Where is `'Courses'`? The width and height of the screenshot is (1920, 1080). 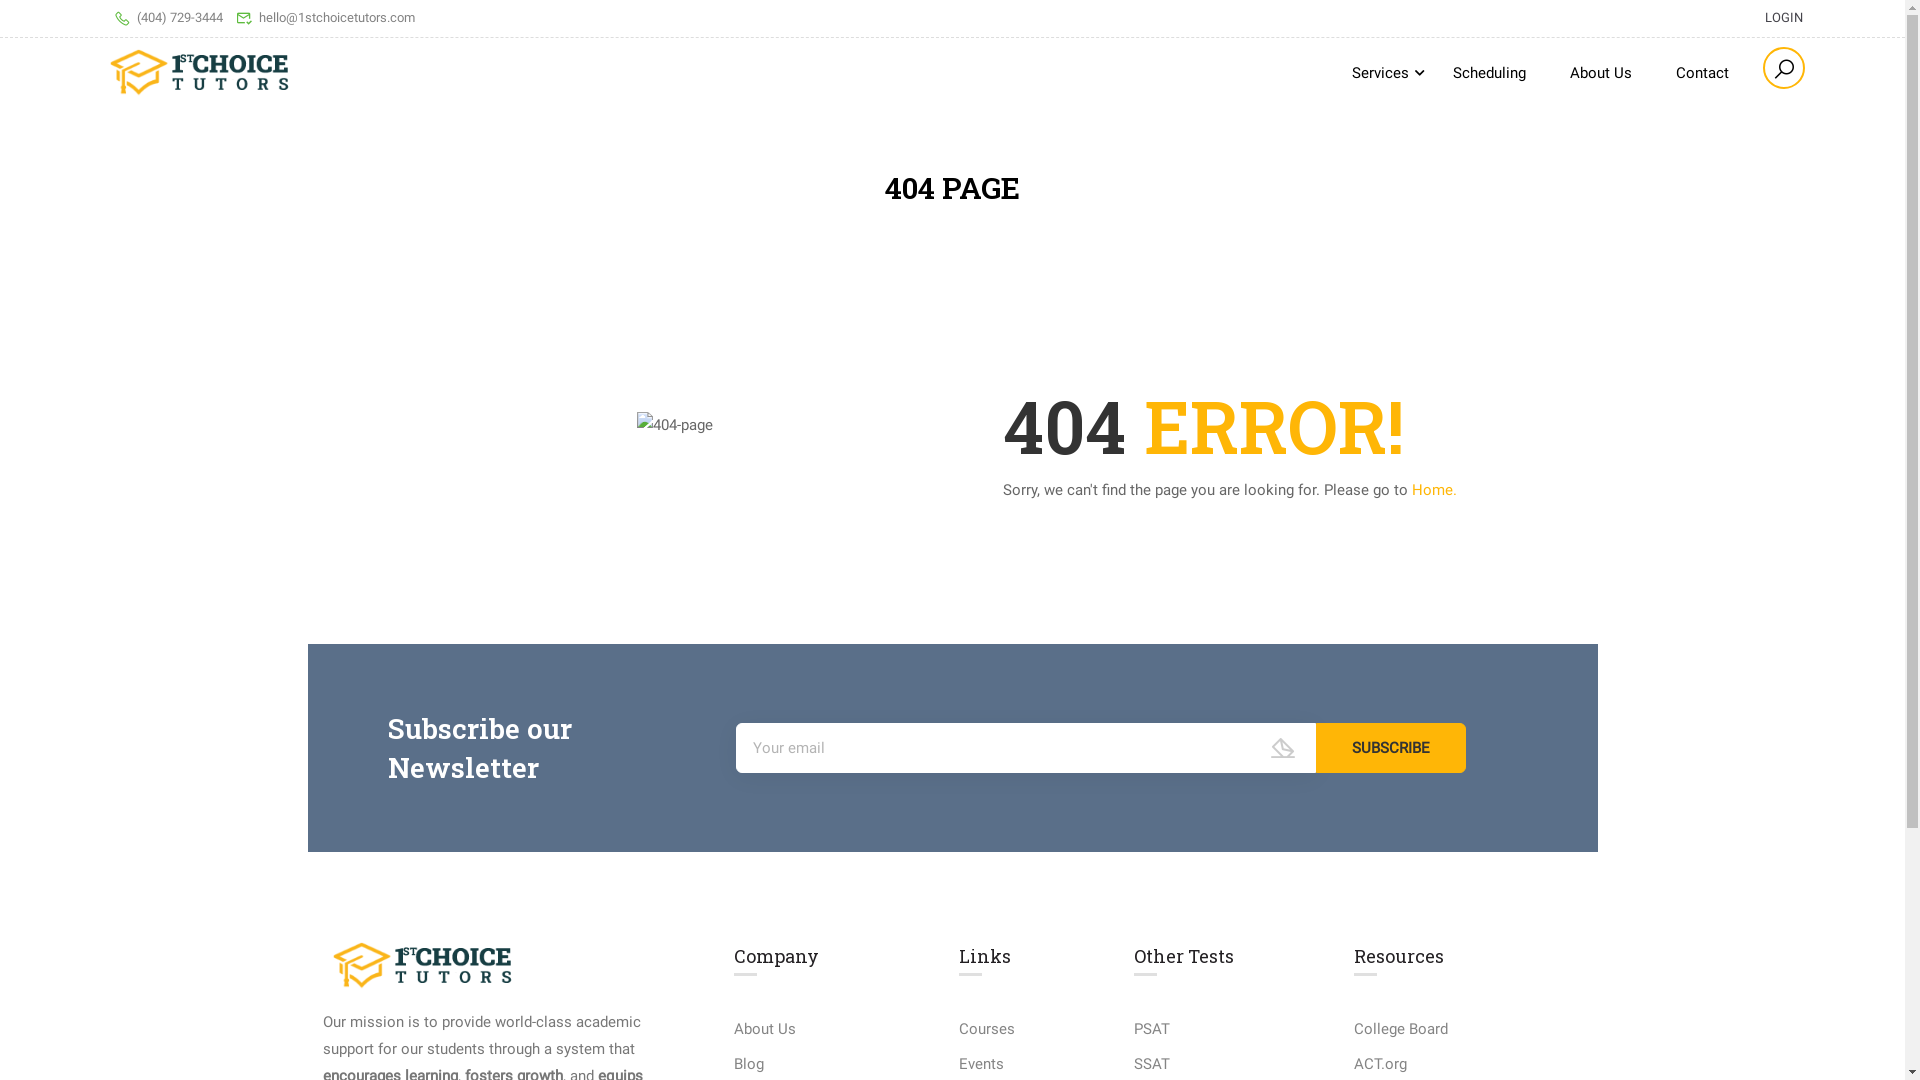 'Courses' is located at coordinates (987, 1029).